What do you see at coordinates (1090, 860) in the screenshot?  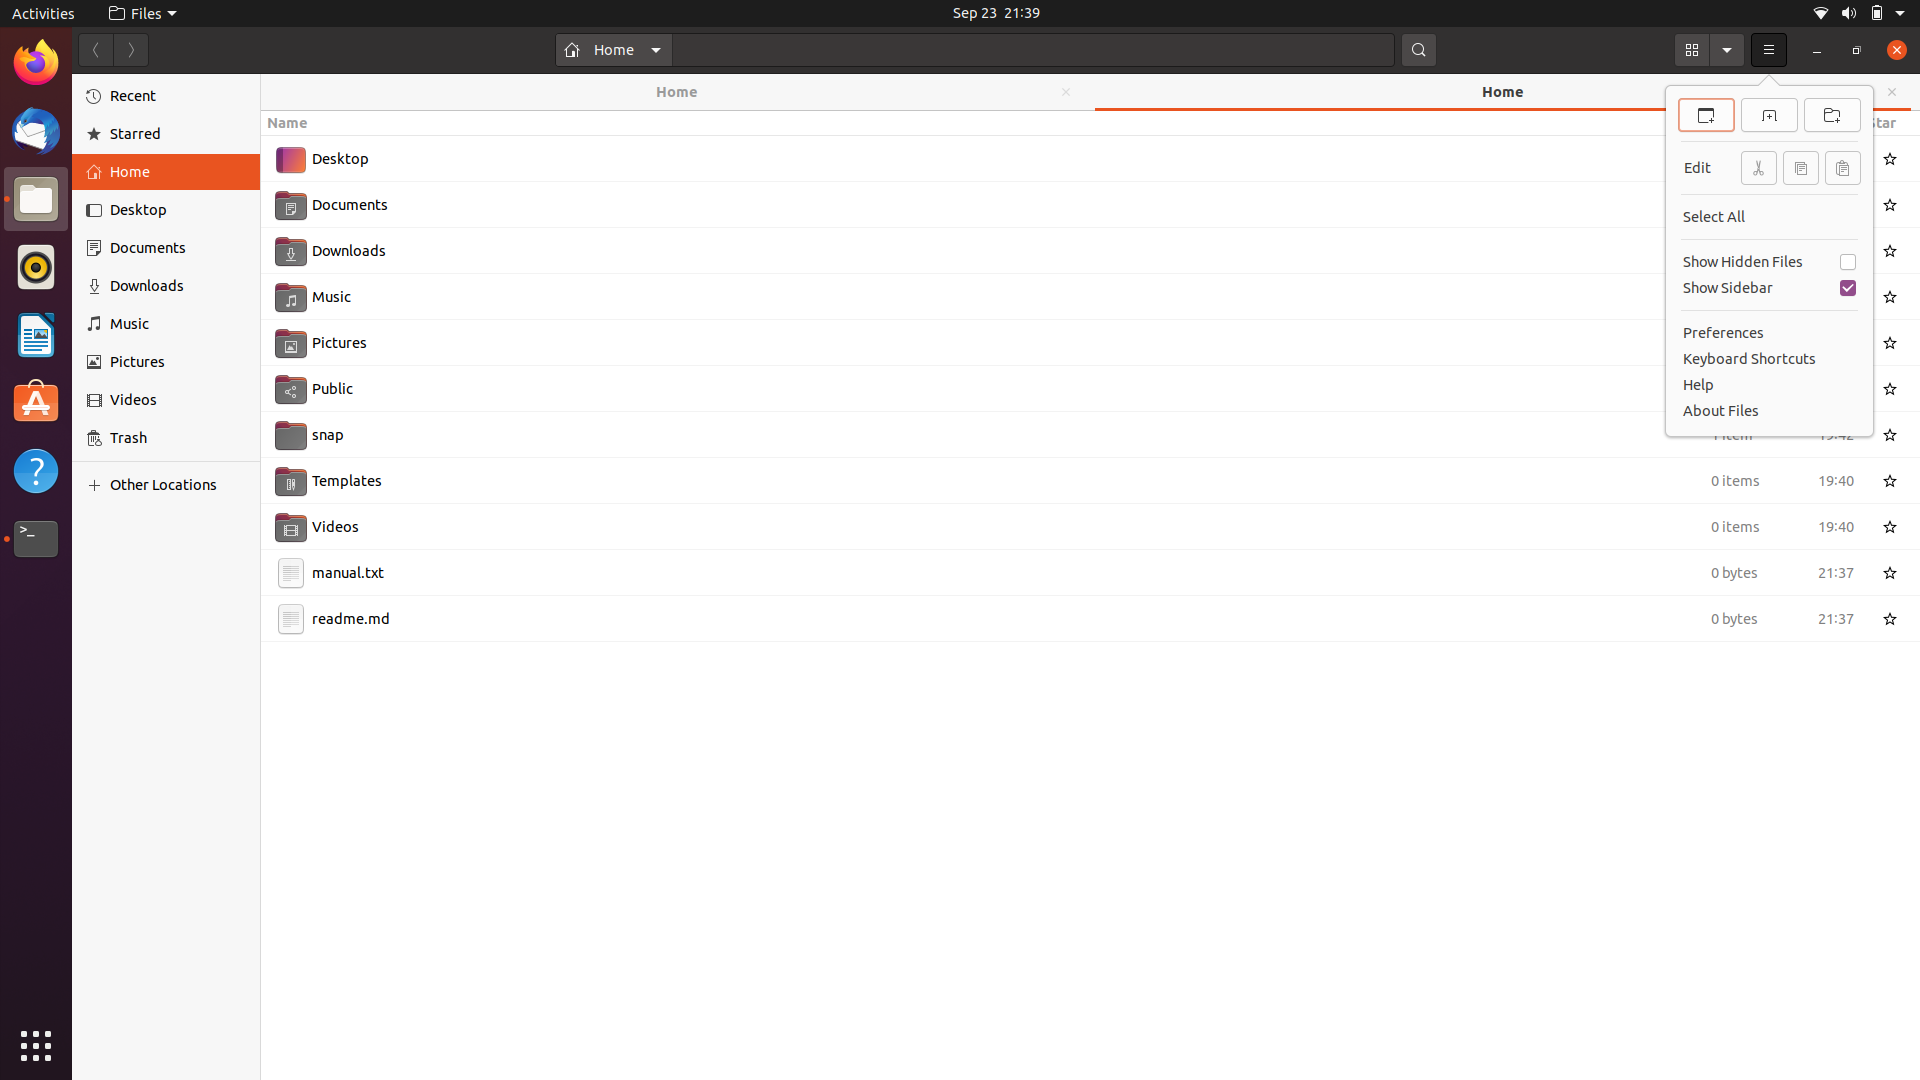 I see `Construct a new directory with the assistance of the keyboard and mouse` at bounding box center [1090, 860].